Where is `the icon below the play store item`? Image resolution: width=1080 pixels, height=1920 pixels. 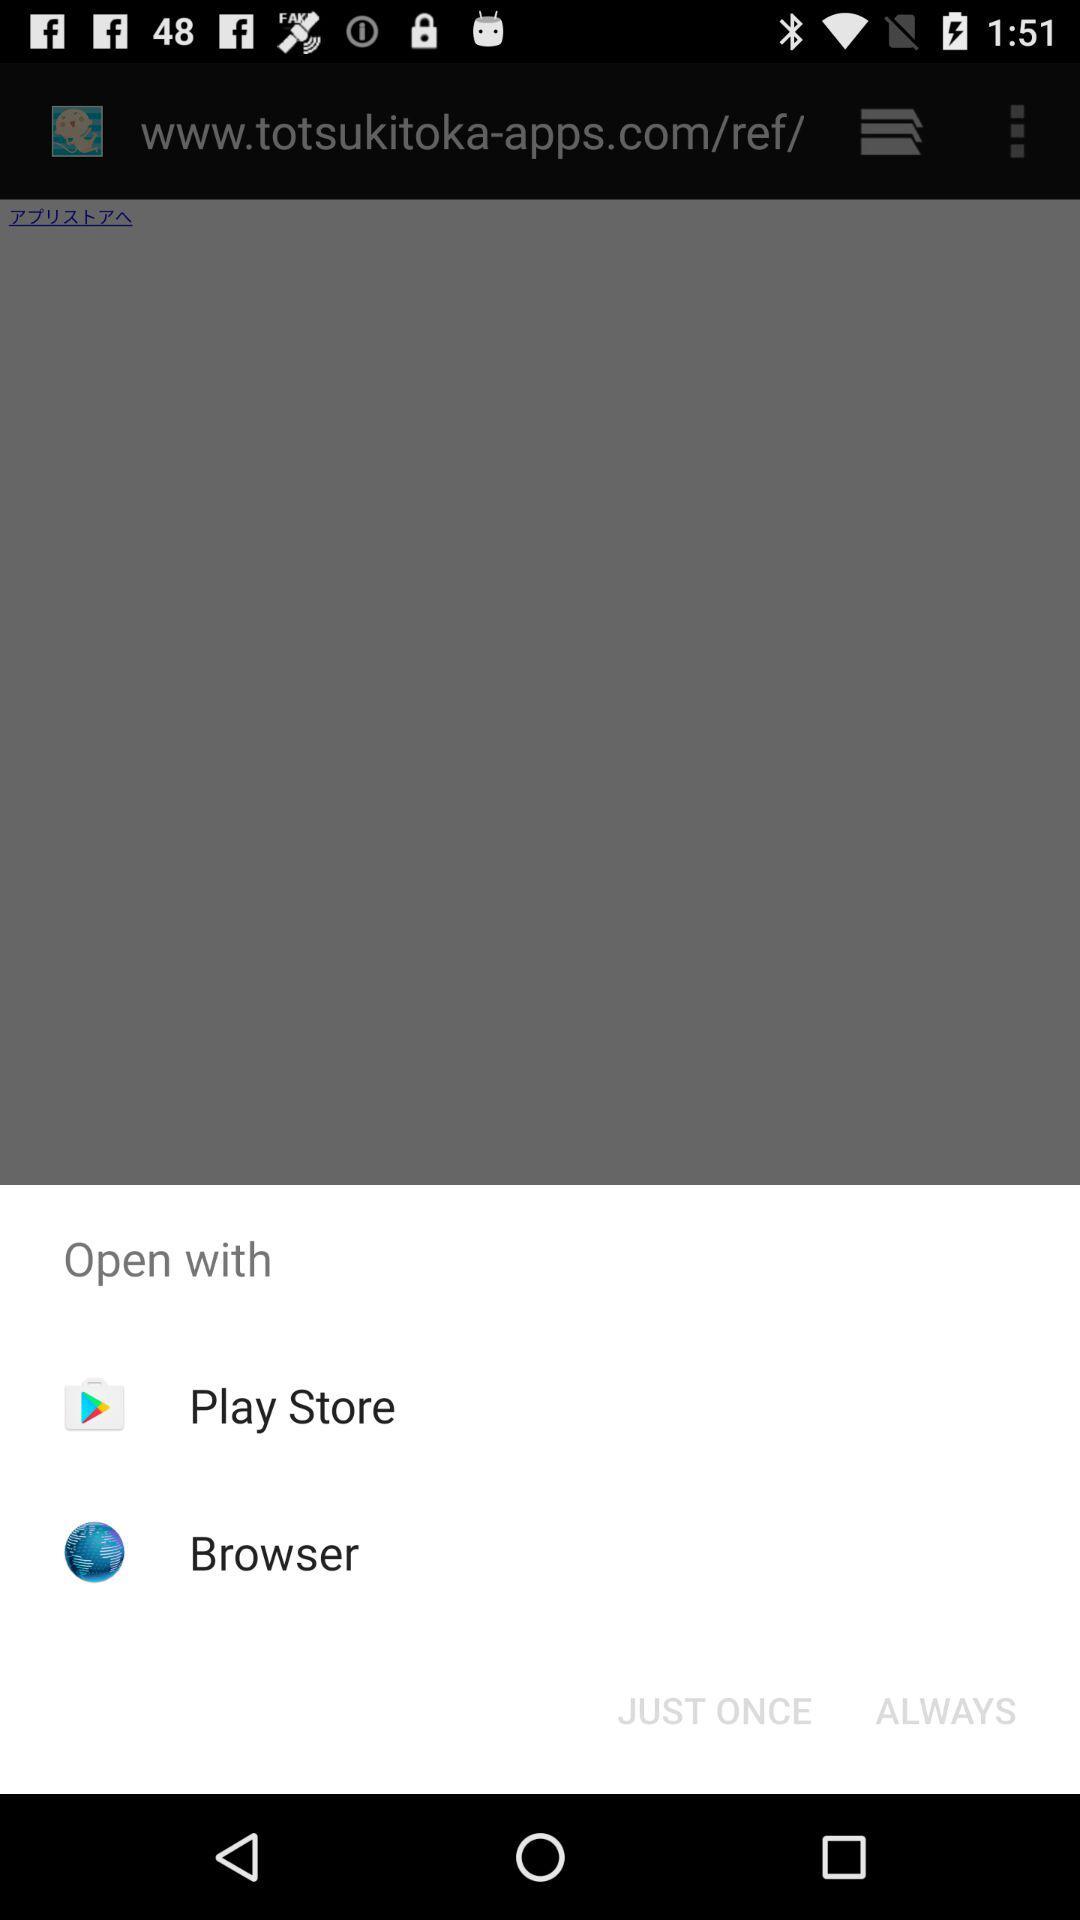 the icon below the play store item is located at coordinates (274, 1551).